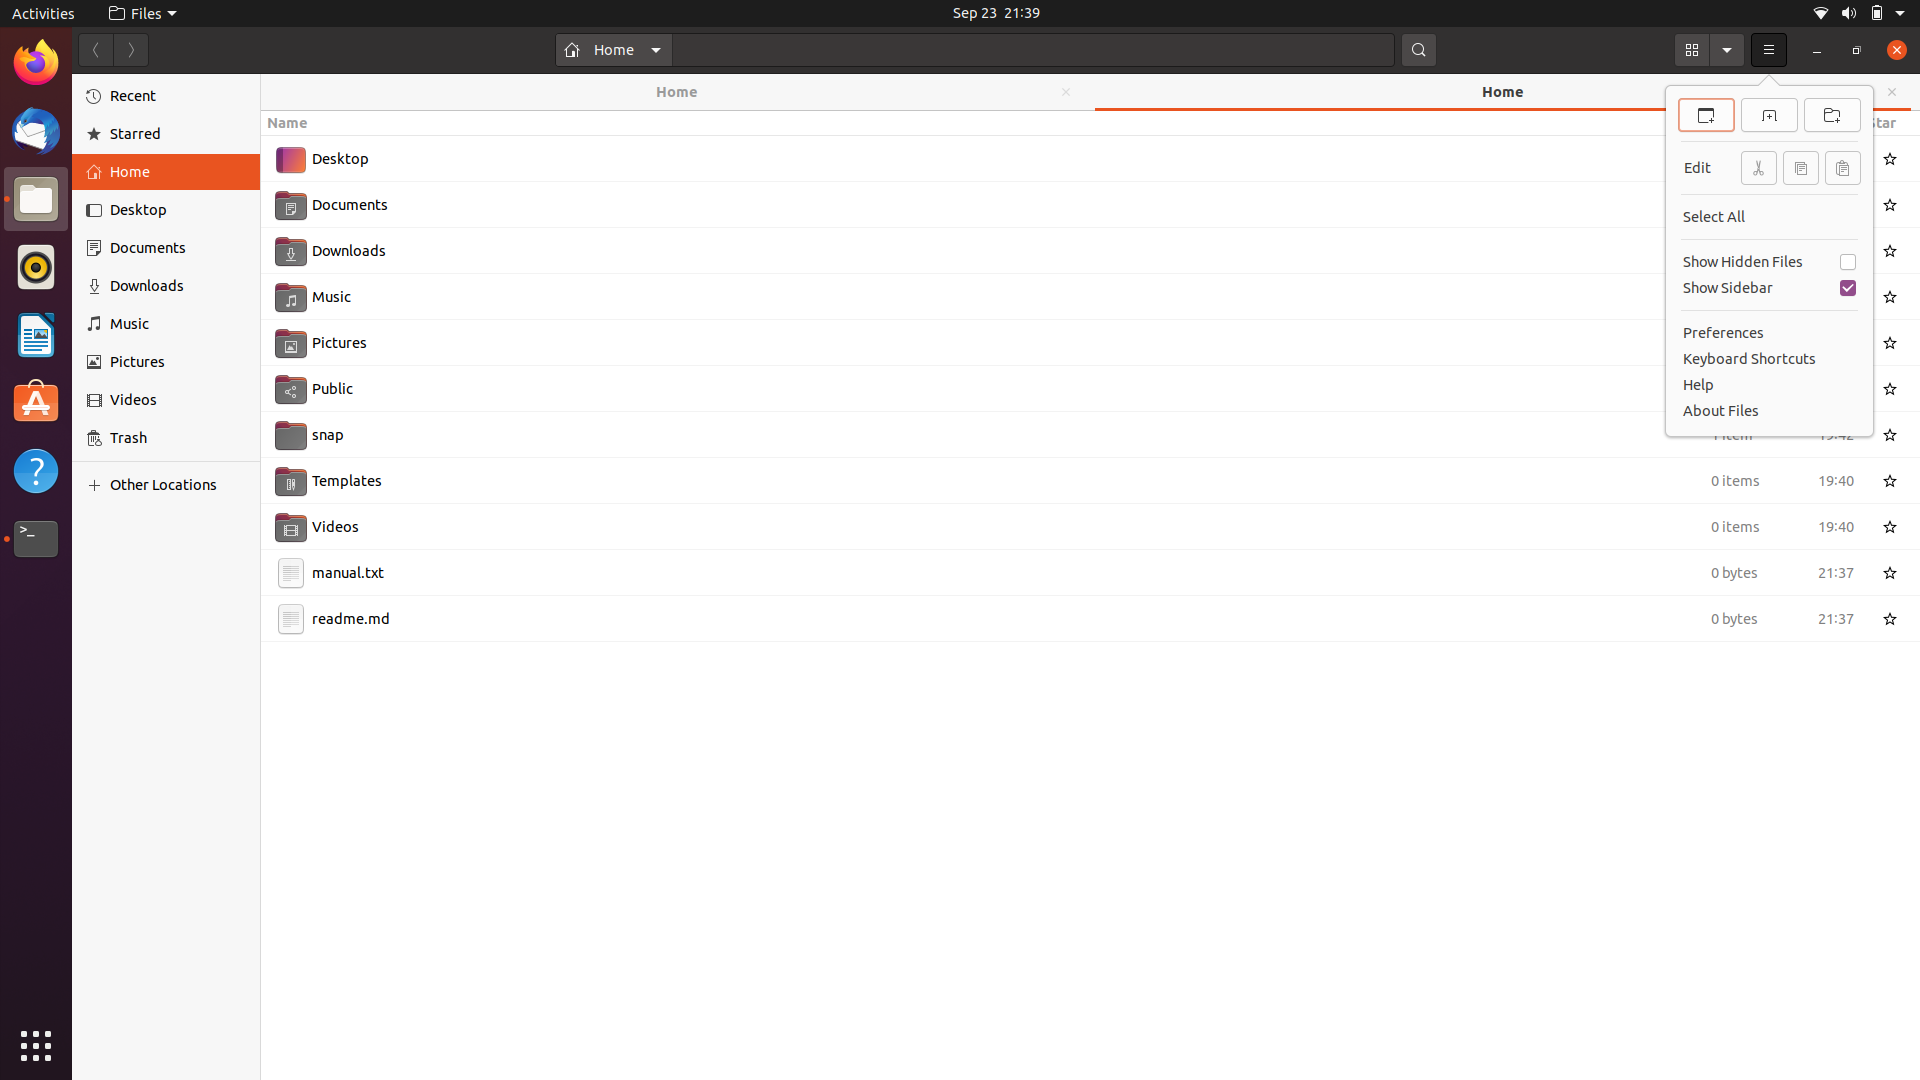  Describe the element at coordinates (1767, 289) in the screenshot. I see `Delete the sidebar with mouse and keyboard commands` at that location.